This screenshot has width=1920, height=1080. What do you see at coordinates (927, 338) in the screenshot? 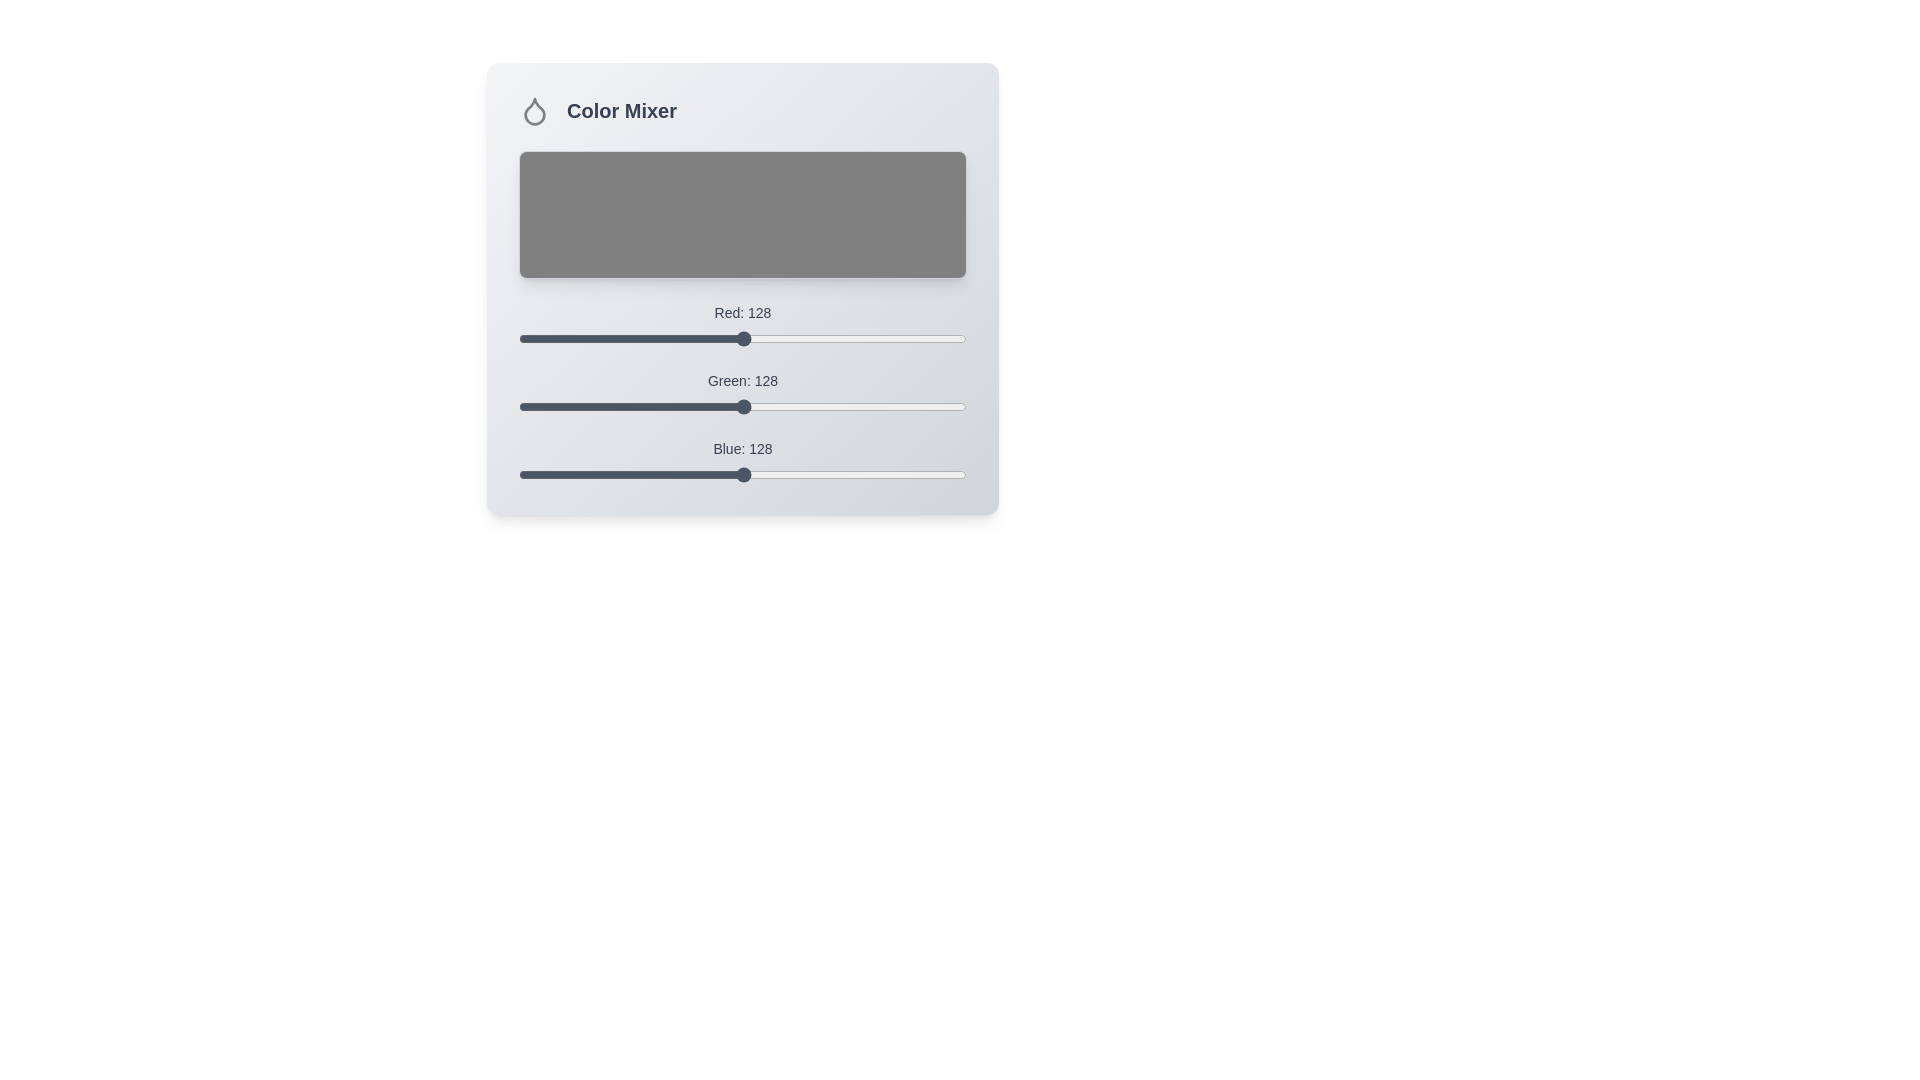
I see `the red color slider to set the red value to 233` at bounding box center [927, 338].